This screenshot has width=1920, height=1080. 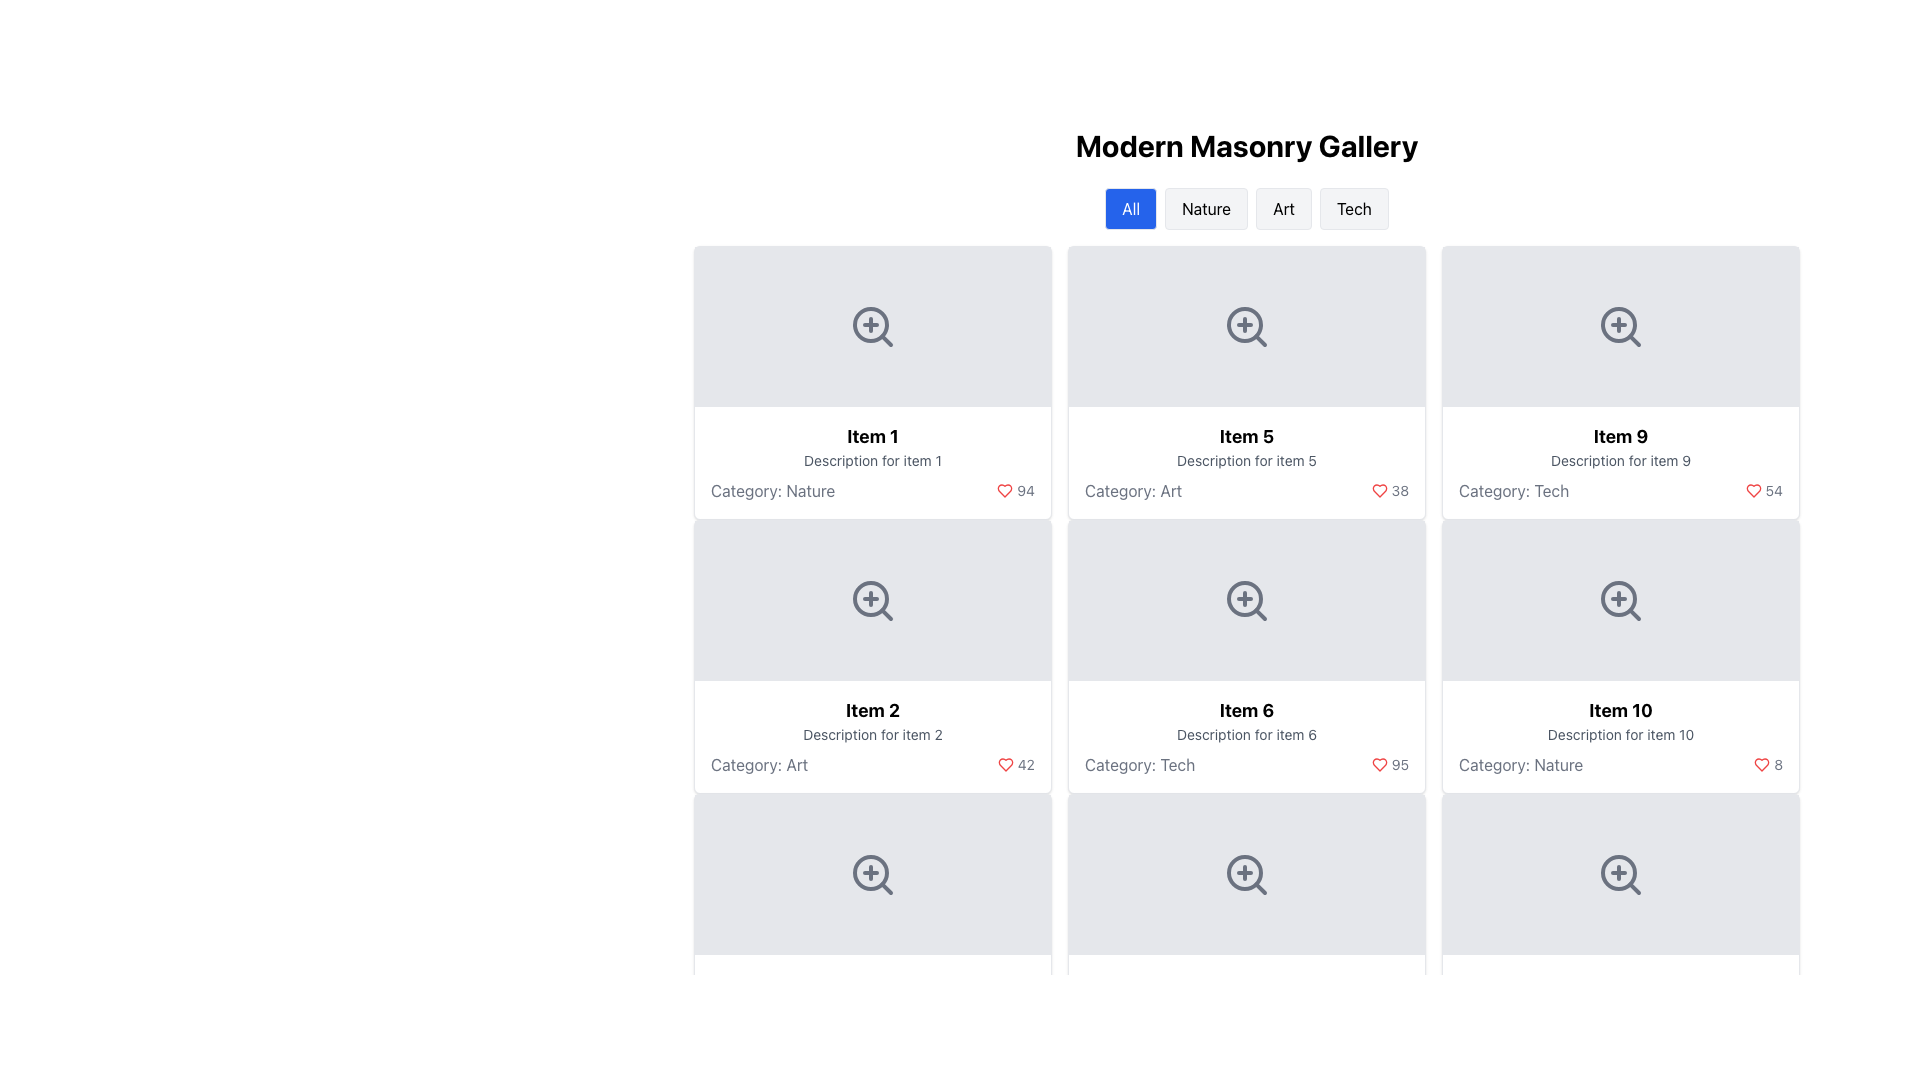 What do you see at coordinates (1205, 208) in the screenshot?
I see `the 'Nature' button, which is a rectangular button with a light gray background and rounded corners, to filter the grid by the 'Nature' category` at bounding box center [1205, 208].